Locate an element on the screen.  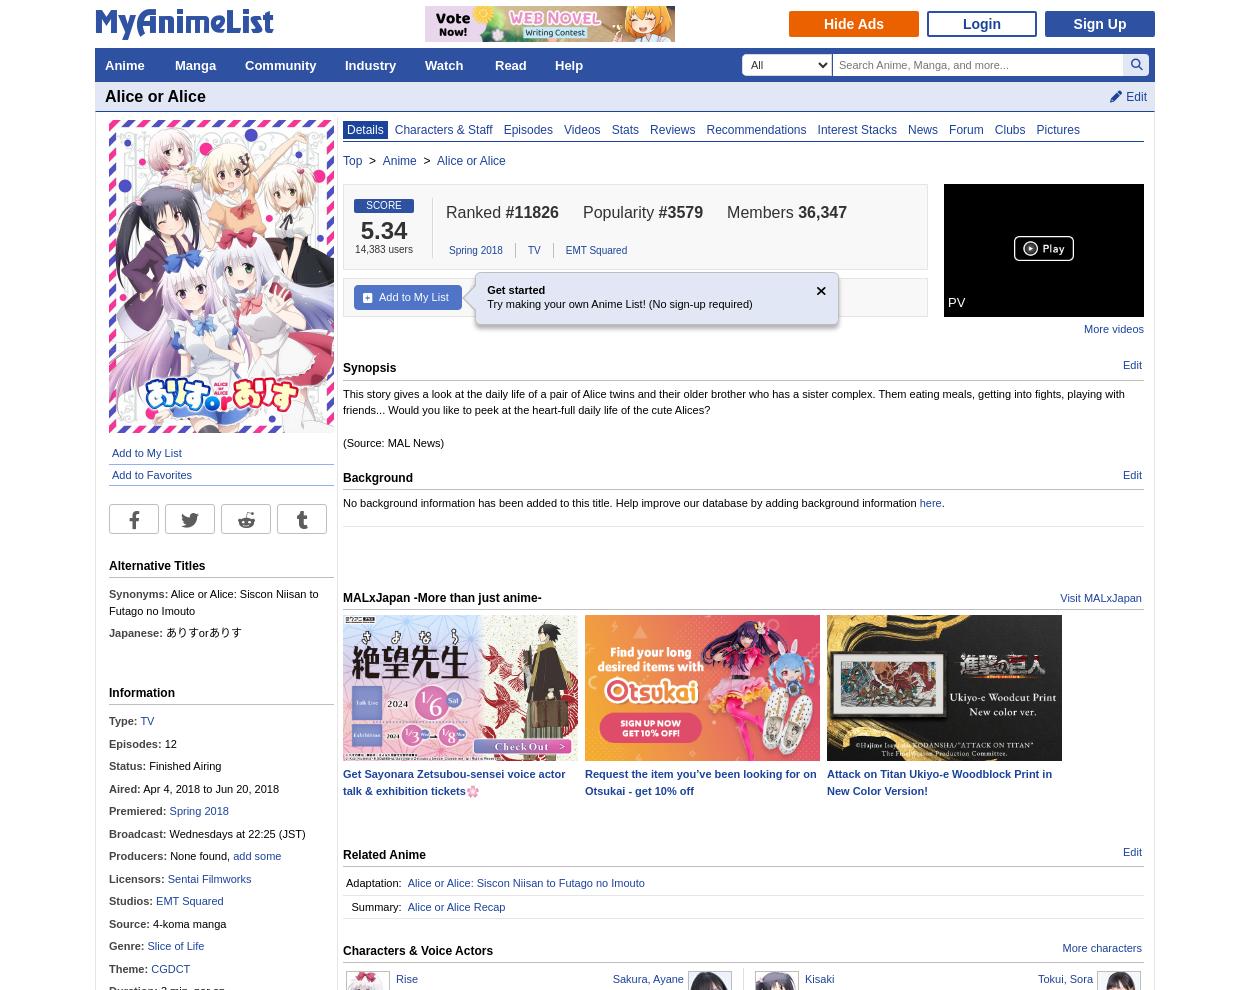
'ありすorありす' is located at coordinates (162, 632).